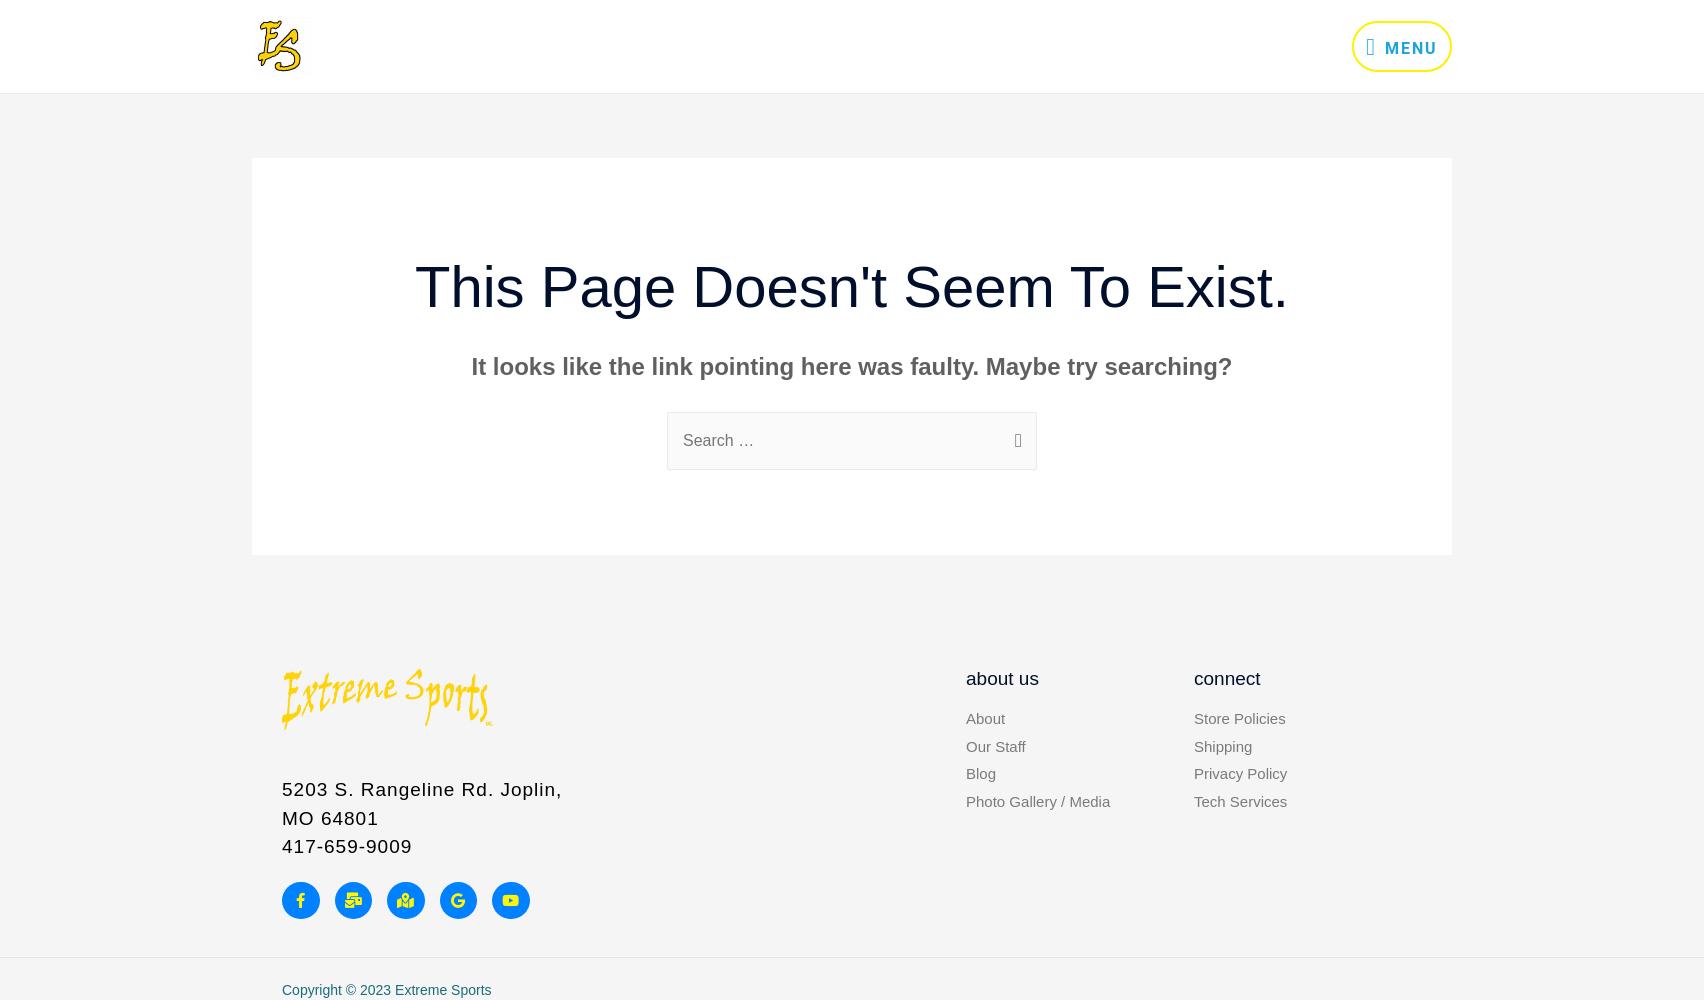 The width and height of the screenshot is (1704, 1000). Describe the element at coordinates (850, 286) in the screenshot. I see `'This page doesn't seem to exist.'` at that location.